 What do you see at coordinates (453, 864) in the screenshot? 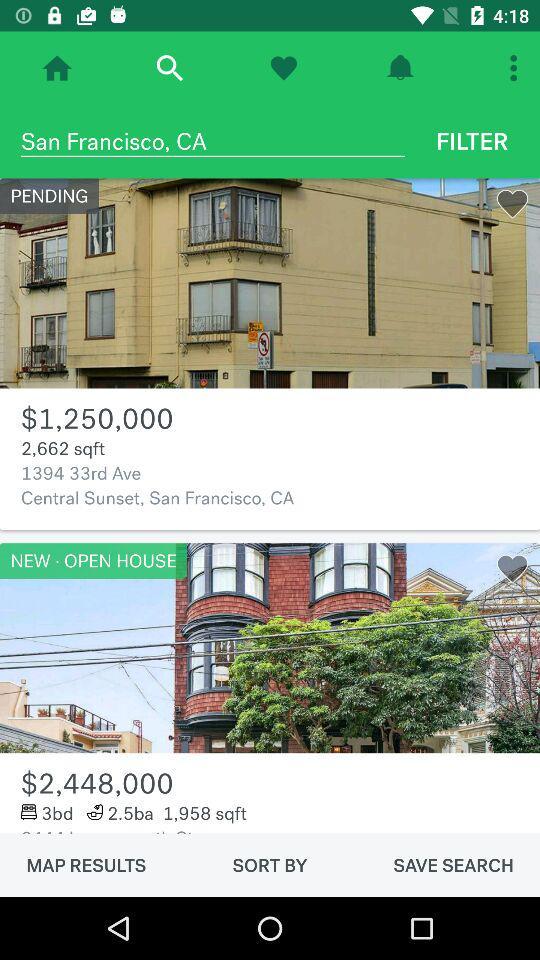
I see `the icon next to the sort by` at bounding box center [453, 864].